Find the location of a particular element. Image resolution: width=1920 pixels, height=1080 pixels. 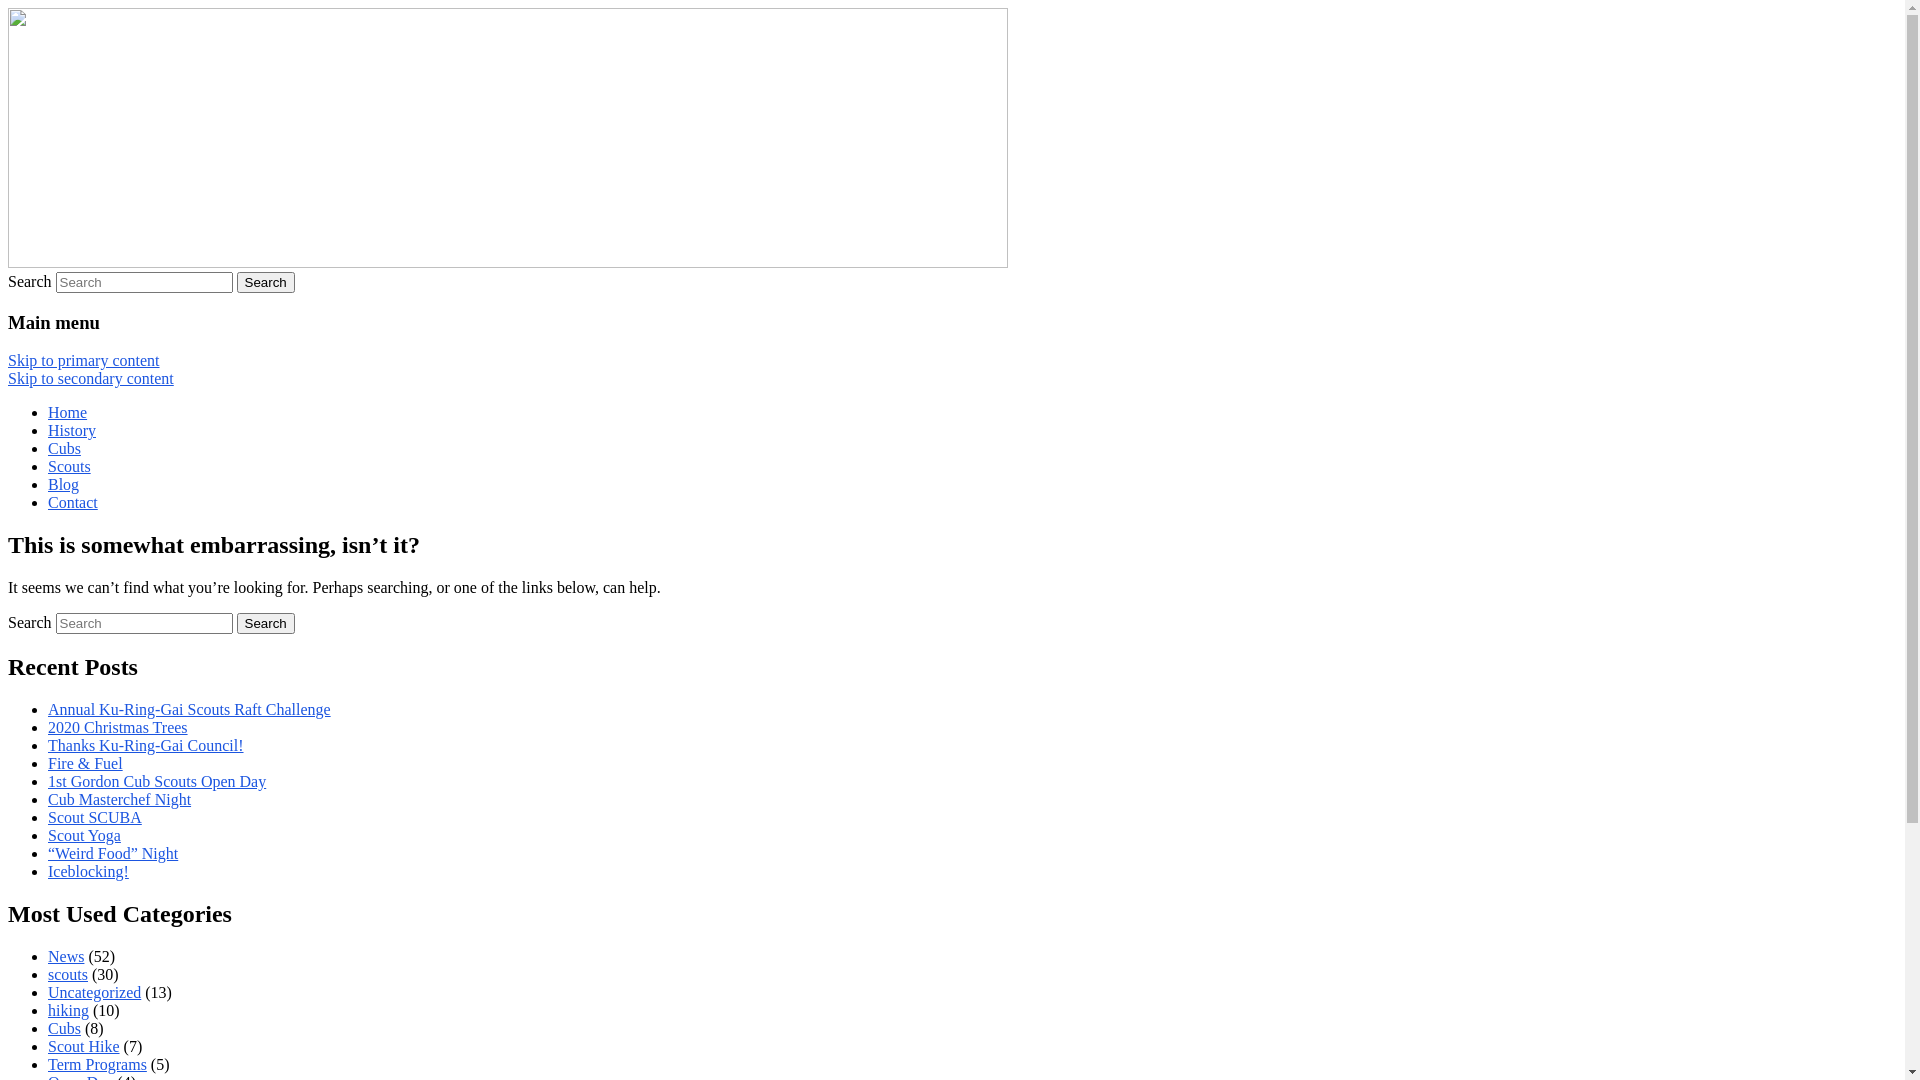

'Scouts' is located at coordinates (69, 466).